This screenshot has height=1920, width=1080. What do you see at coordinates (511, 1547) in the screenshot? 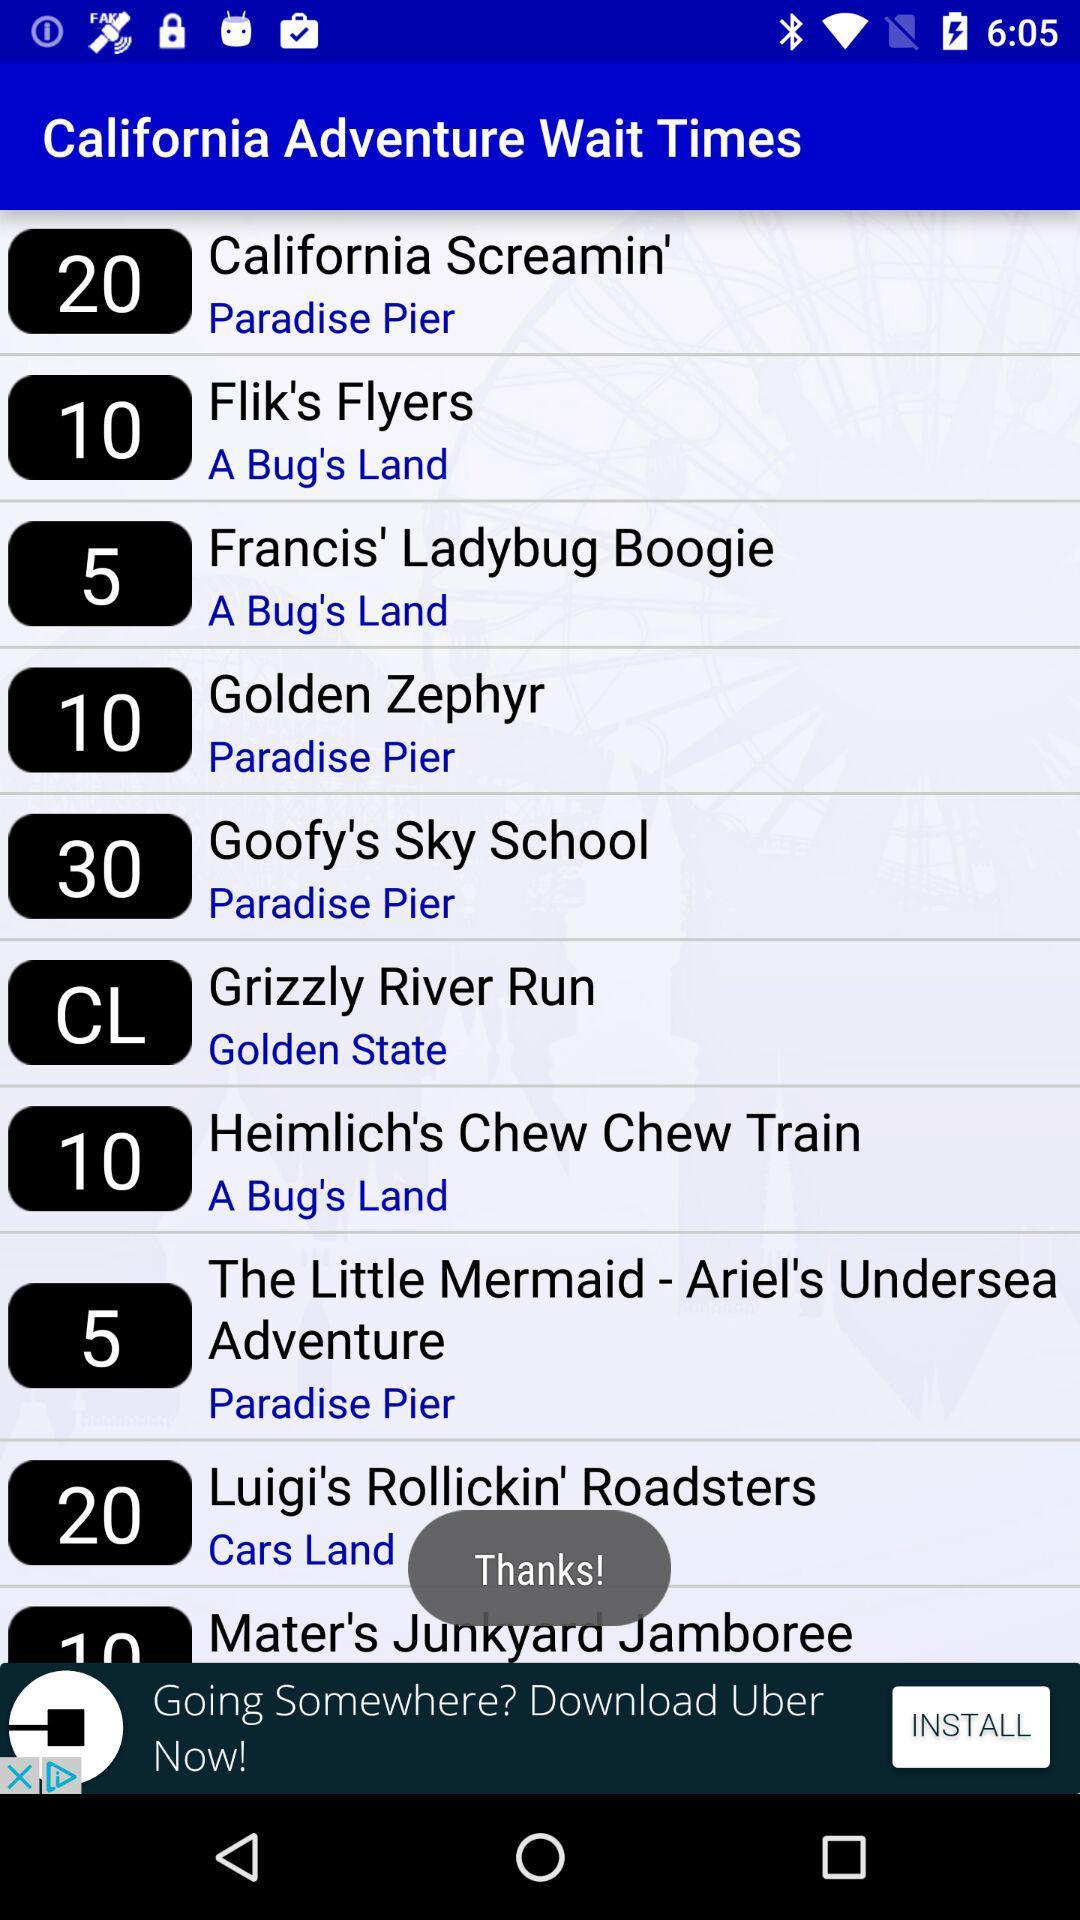
I see `cars land icon` at bounding box center [511, 1547].